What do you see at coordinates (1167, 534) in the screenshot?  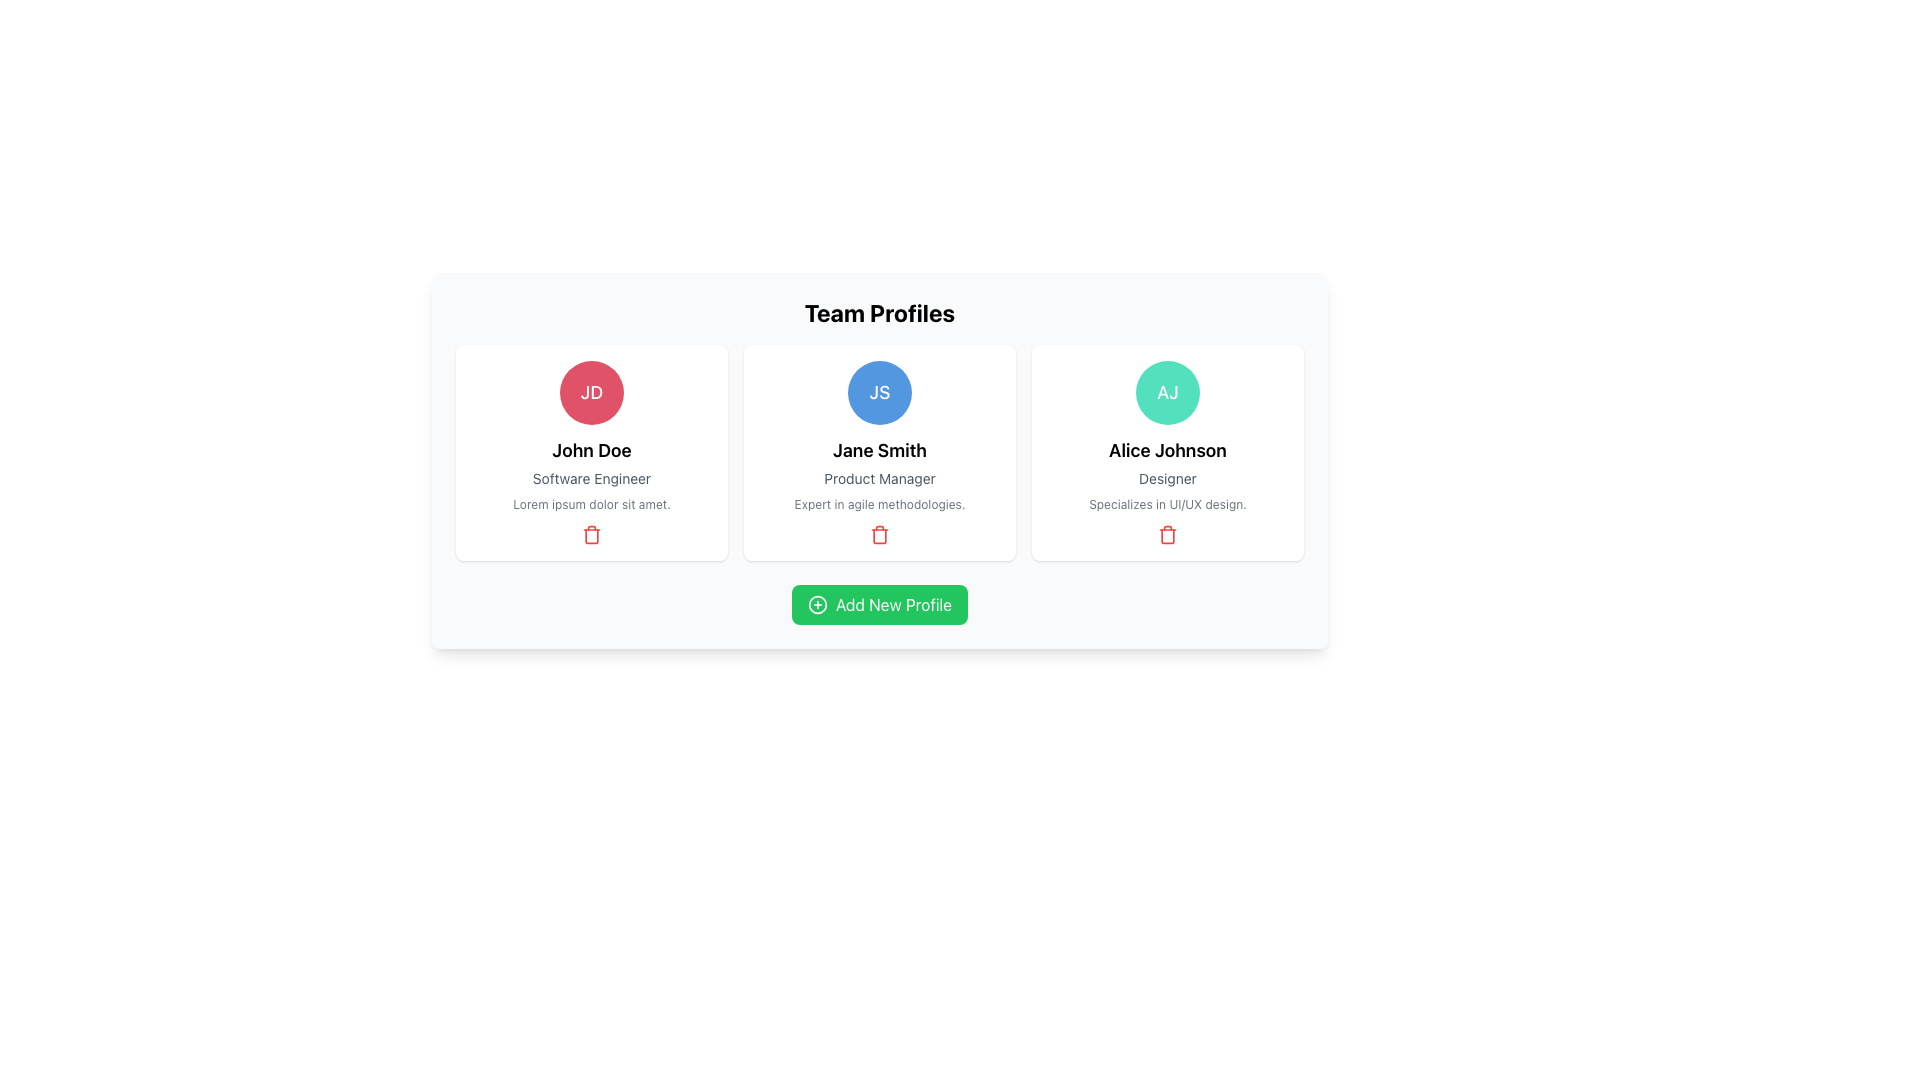 I see `the trash can icon located at the bottom center of Alice Johnson's profile card` at bounding box center [1167, 534].